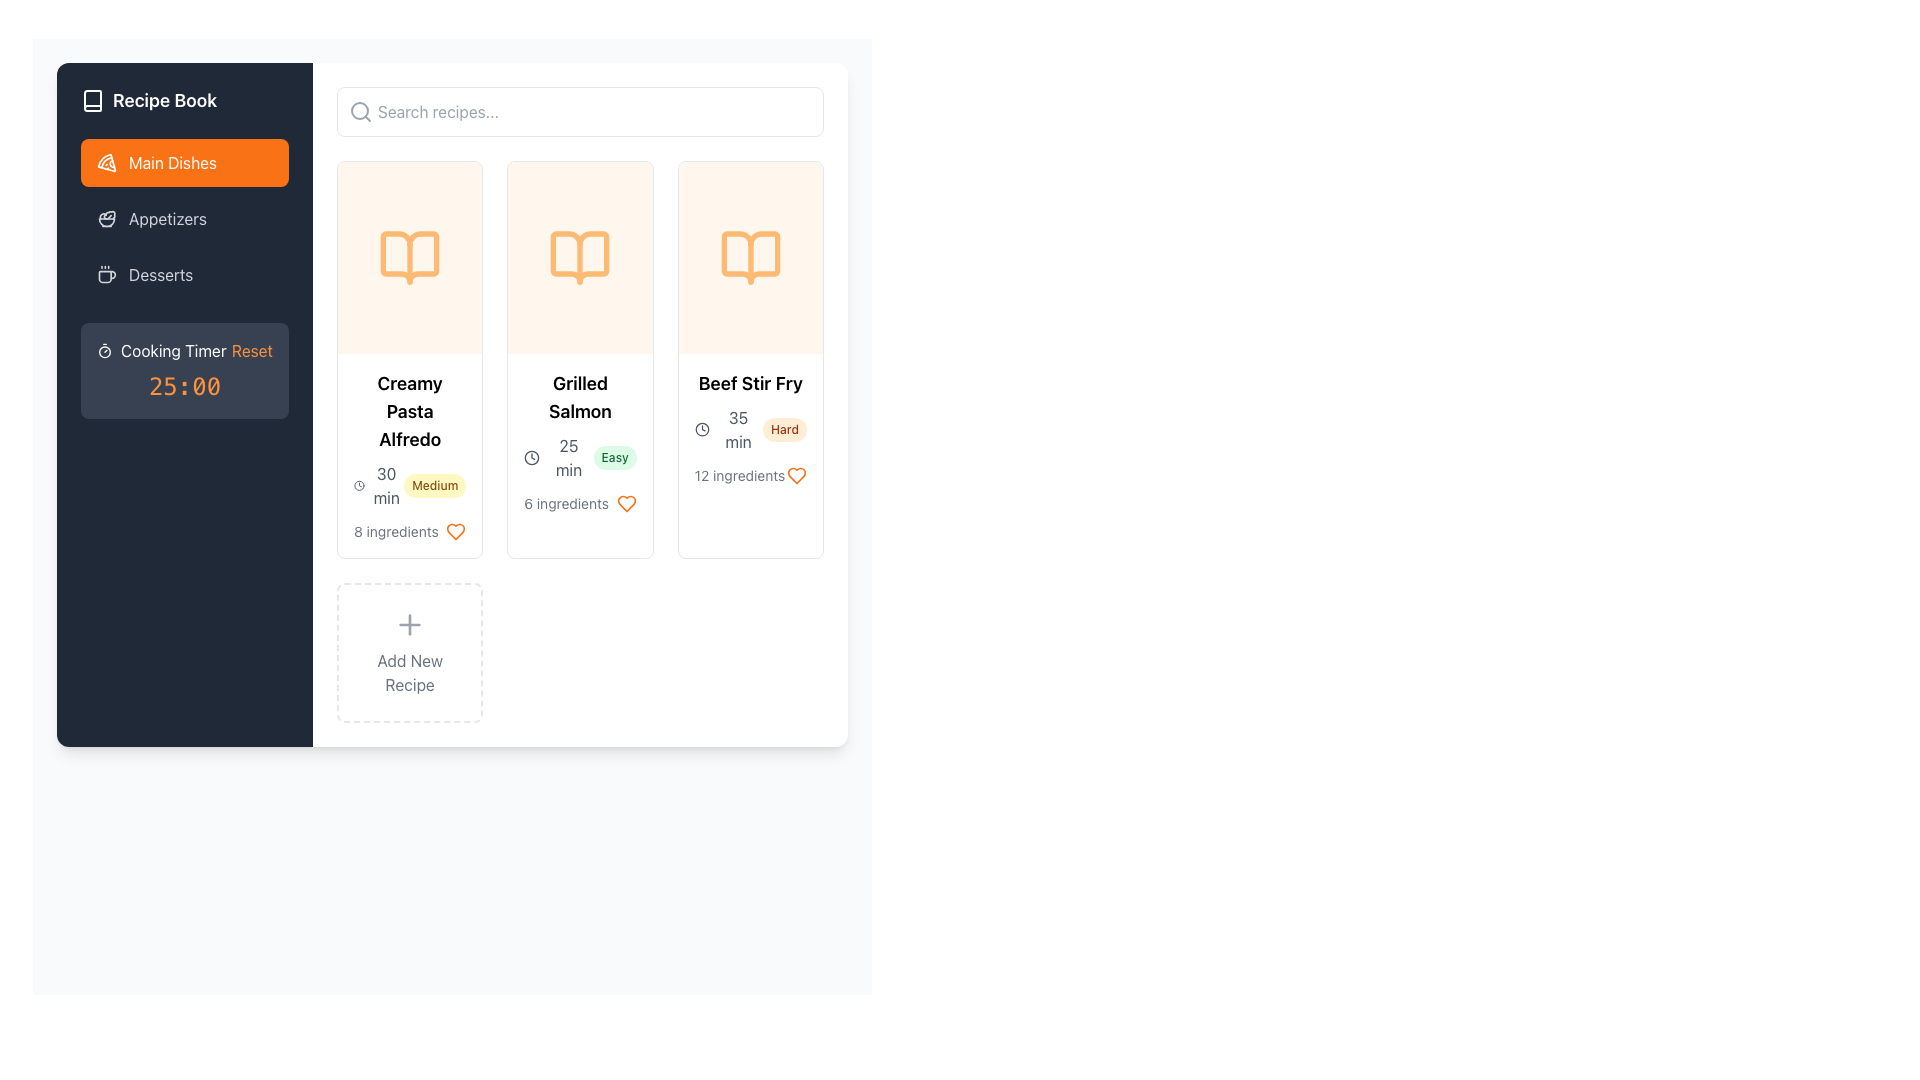 Image resolution: width=1920 pixels, height=1080 pixels. I want to click on the text label that indicates the number of ingredients required for the recipe in the second card of the horizontal list, so click(565, 503).